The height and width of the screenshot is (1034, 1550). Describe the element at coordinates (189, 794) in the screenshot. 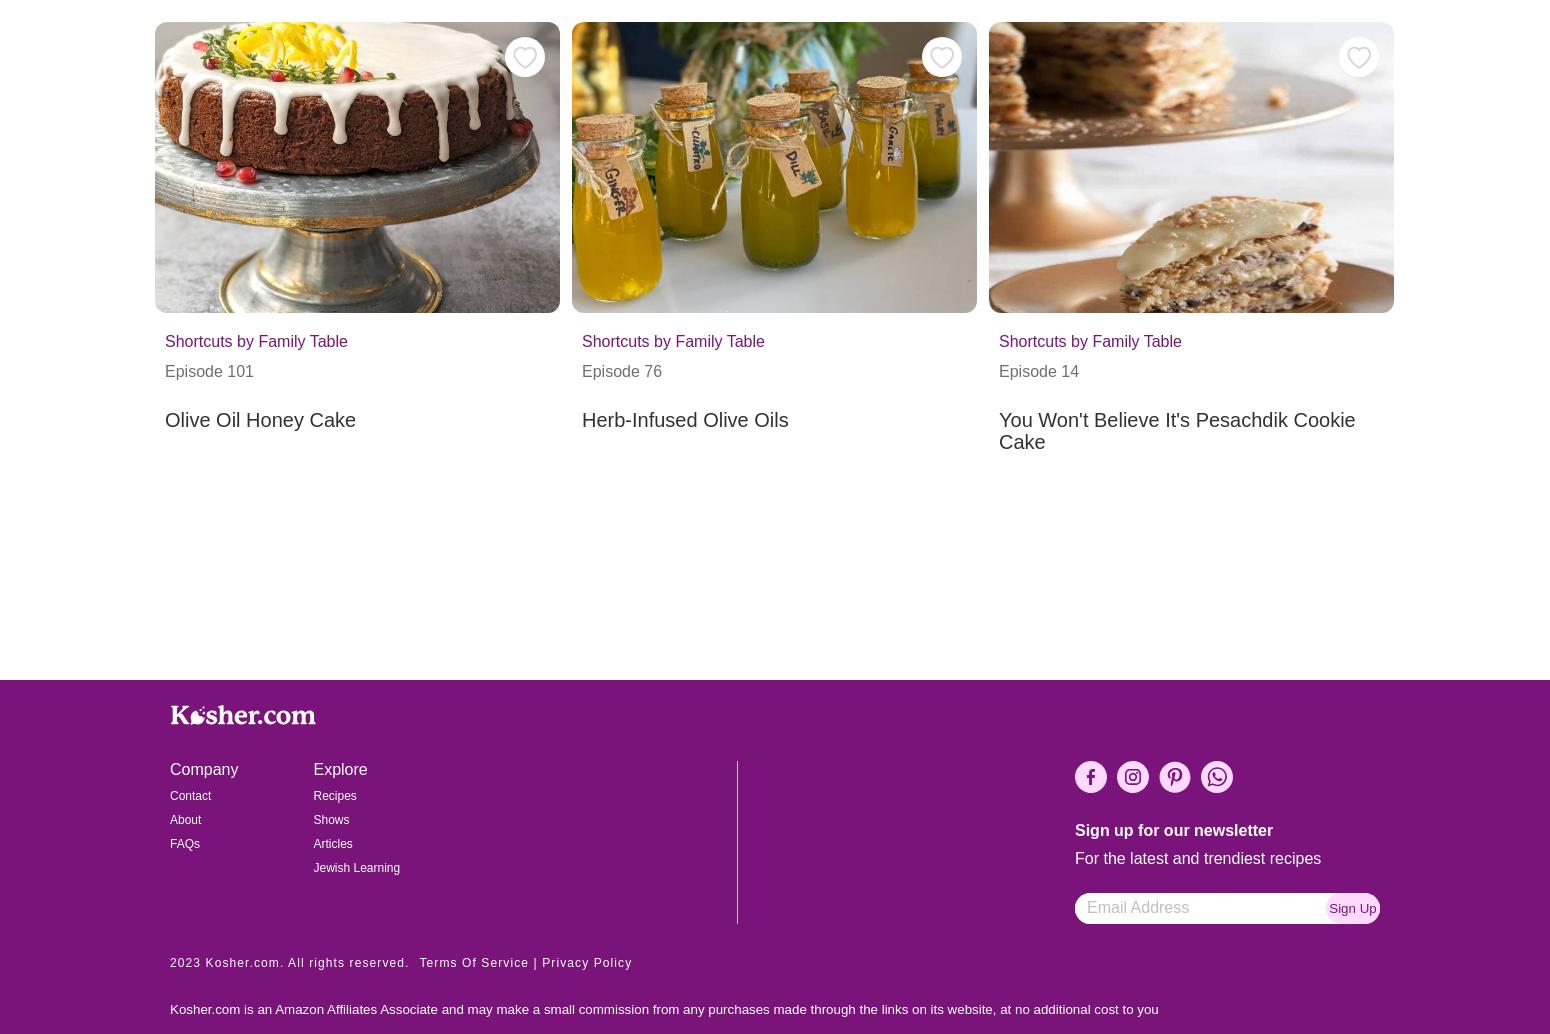

I see `'Contact'` at that location.